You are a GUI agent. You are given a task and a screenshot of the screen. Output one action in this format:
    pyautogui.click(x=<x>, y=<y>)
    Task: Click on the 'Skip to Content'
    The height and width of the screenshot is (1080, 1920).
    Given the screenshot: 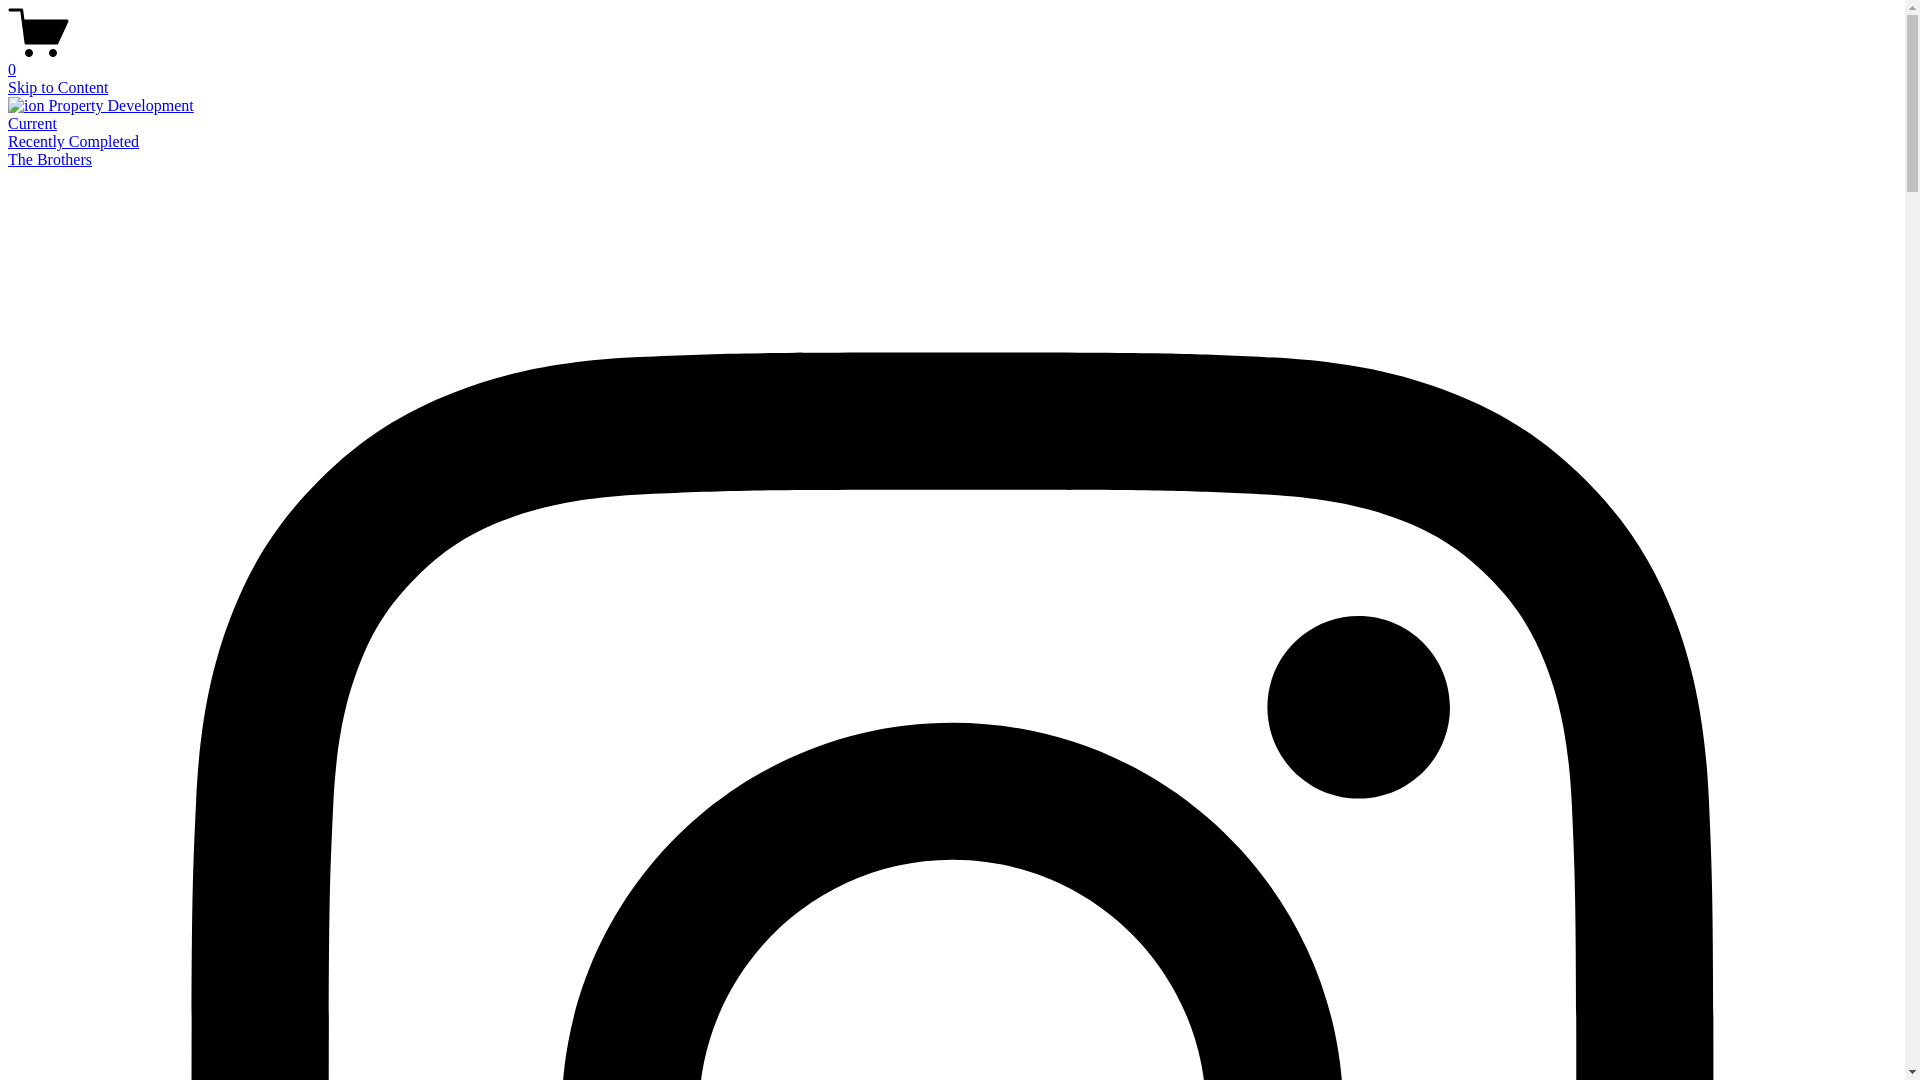 What is the action you would take?
    pyautogui.click(x=57, y=86)
    